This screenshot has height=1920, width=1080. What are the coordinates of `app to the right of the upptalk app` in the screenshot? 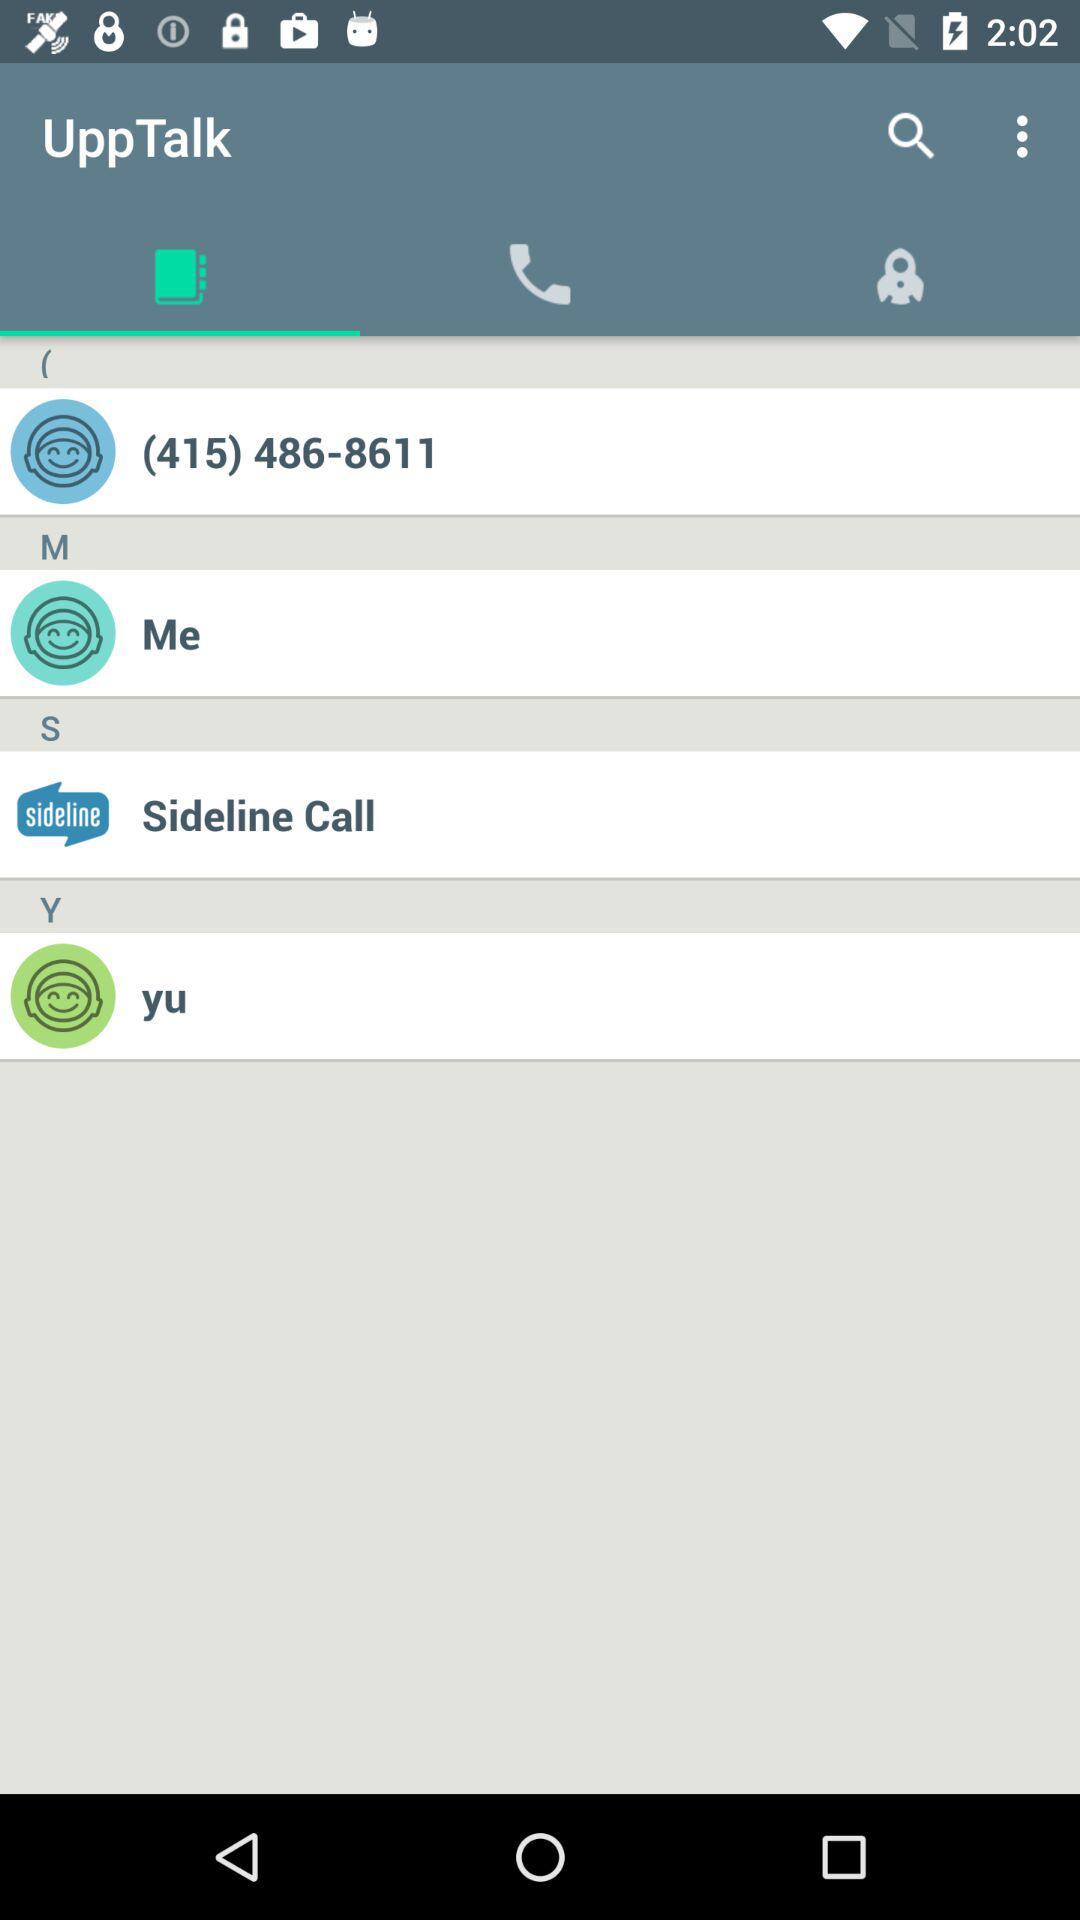 It's located at (911, 135).